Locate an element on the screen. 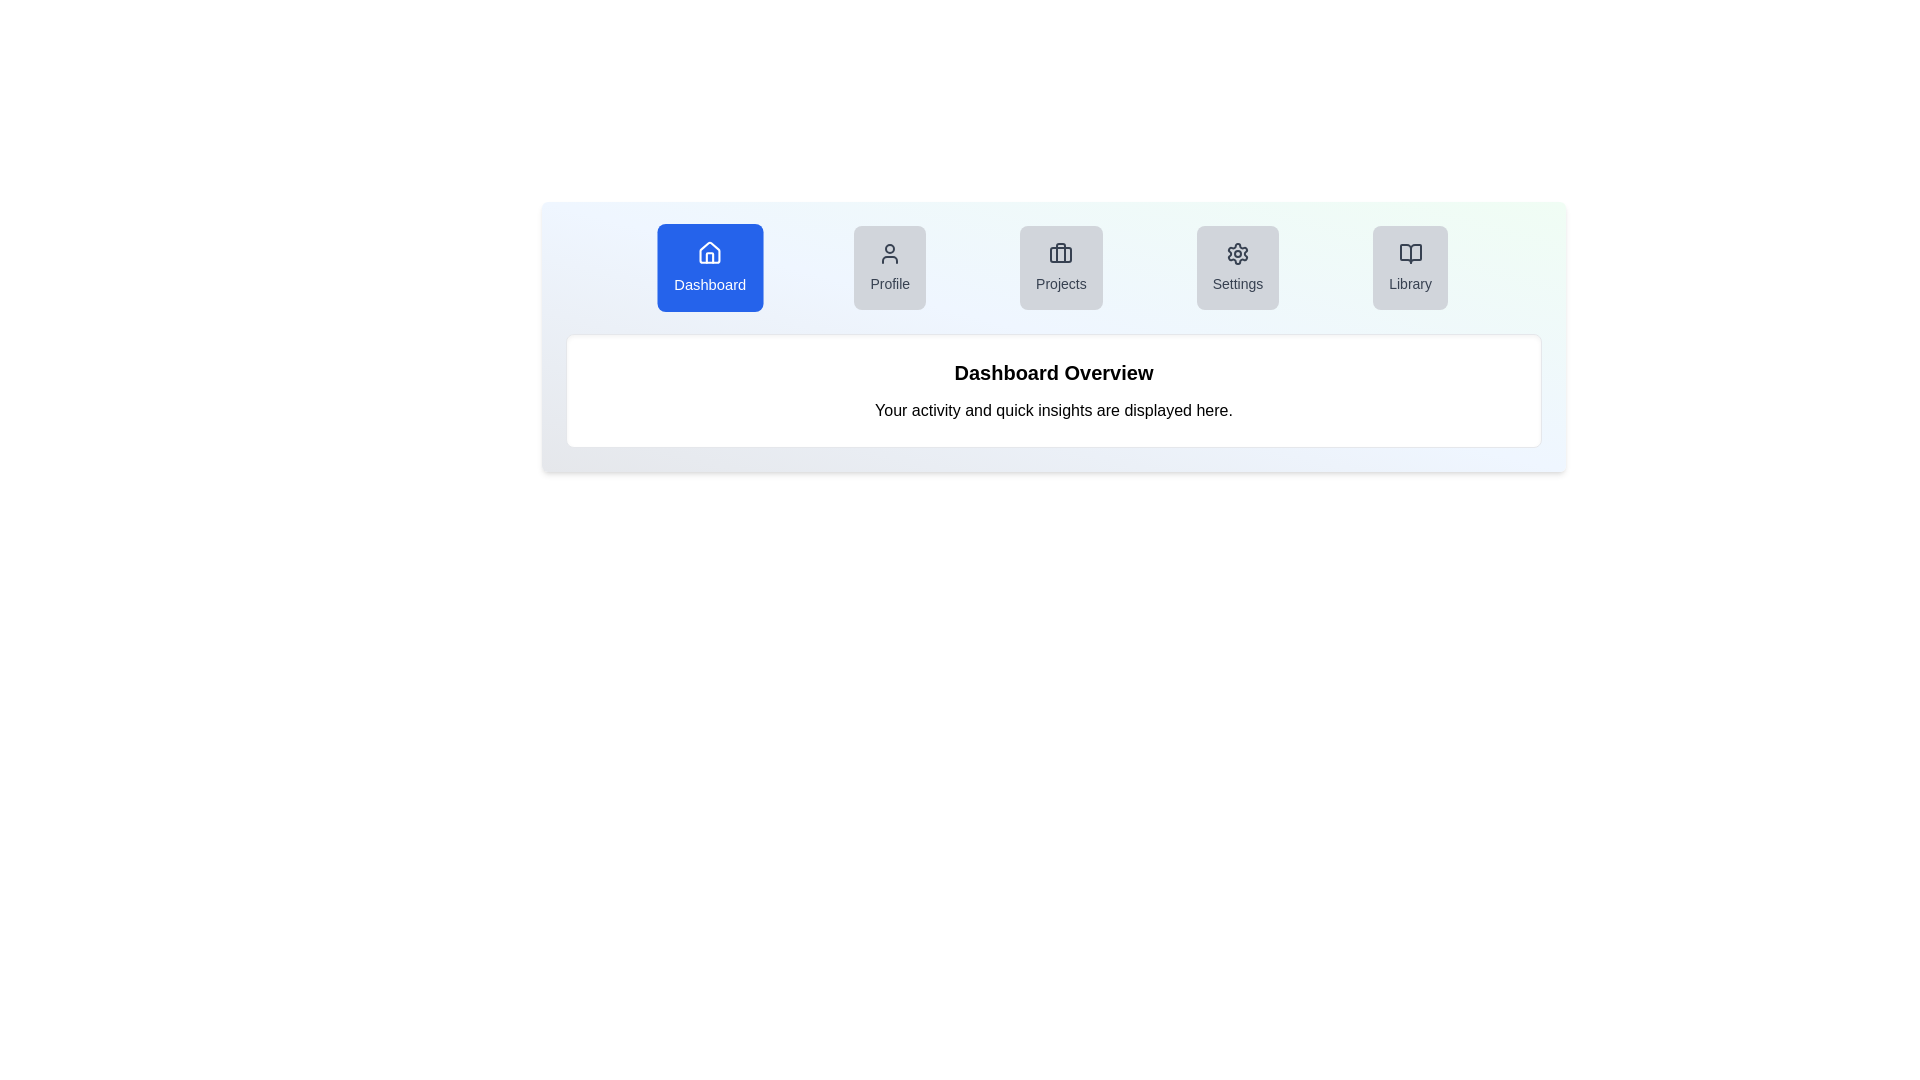  on the open book icon, which is part of the 'Library' button located in the navigation options at the top of the interface is located at coordinates (1409, 253).